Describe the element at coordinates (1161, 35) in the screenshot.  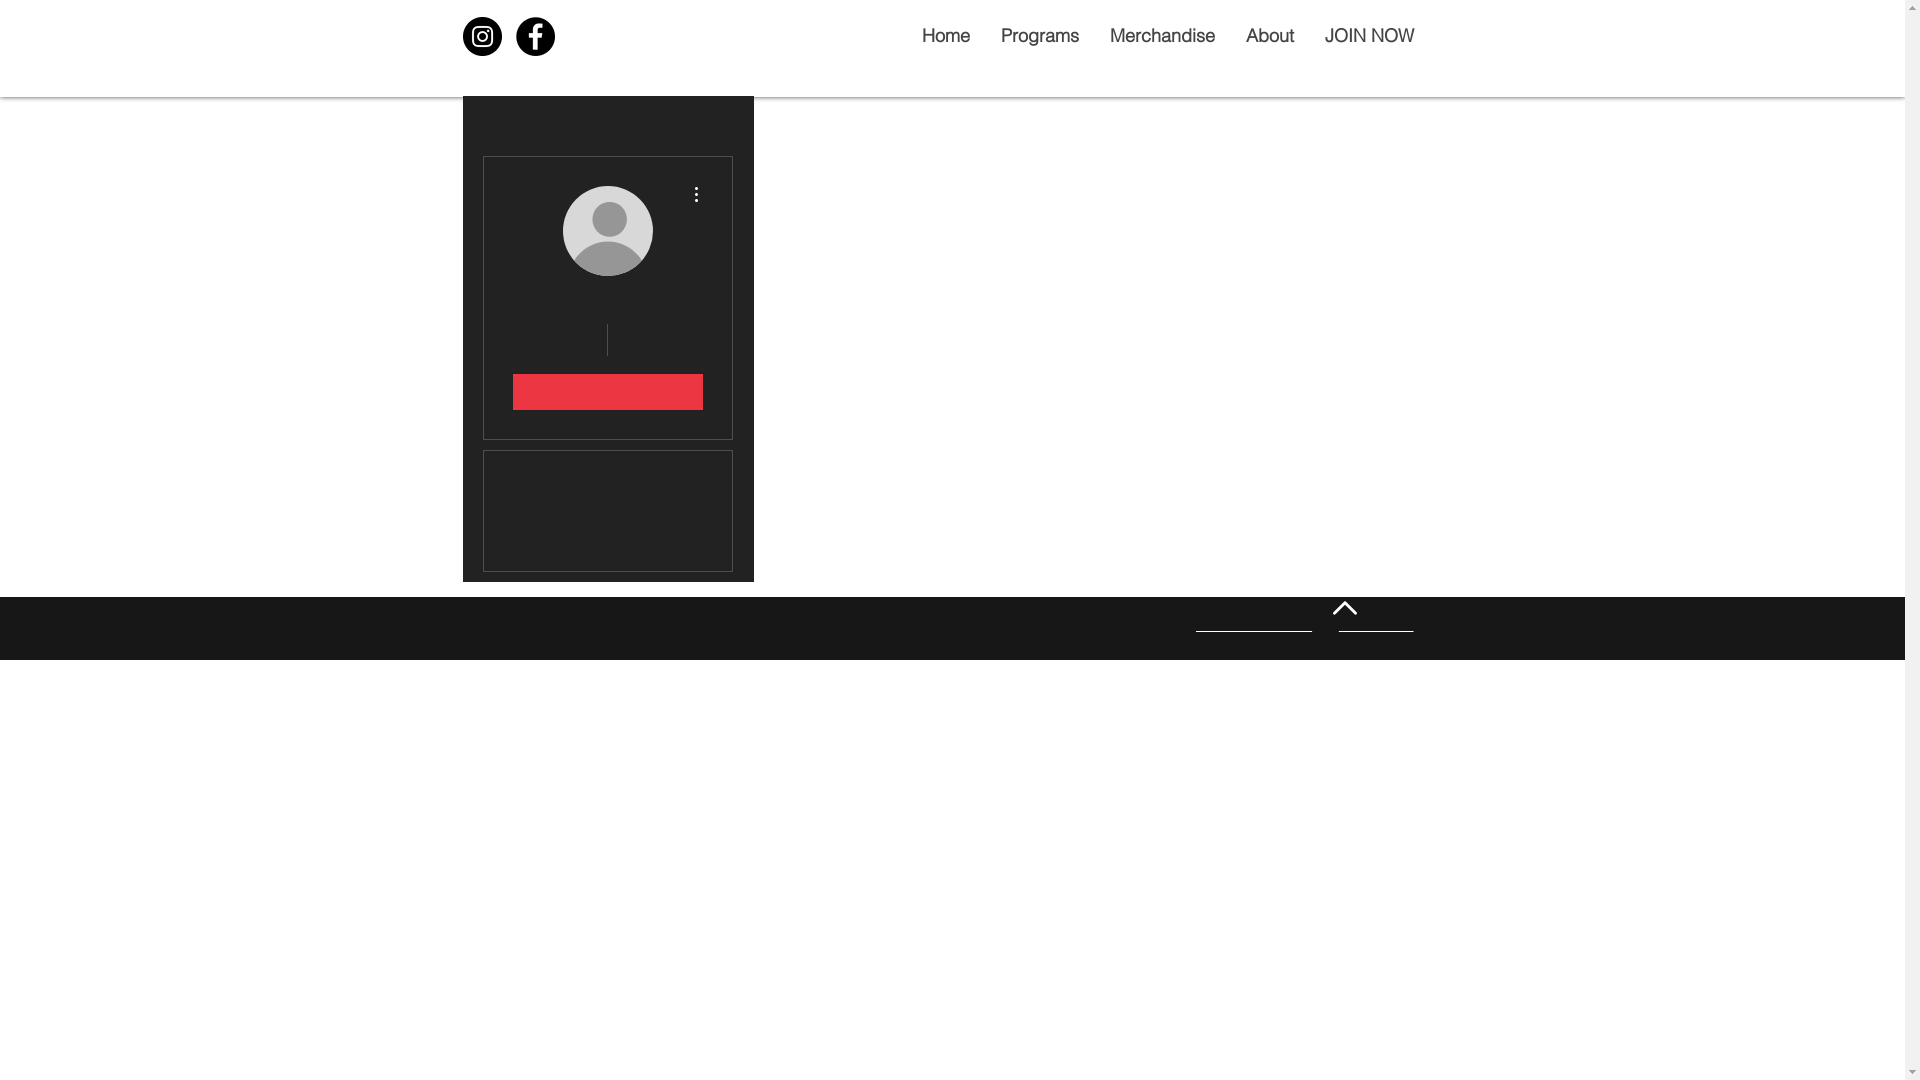
I see `'Merchandise'` at that location.